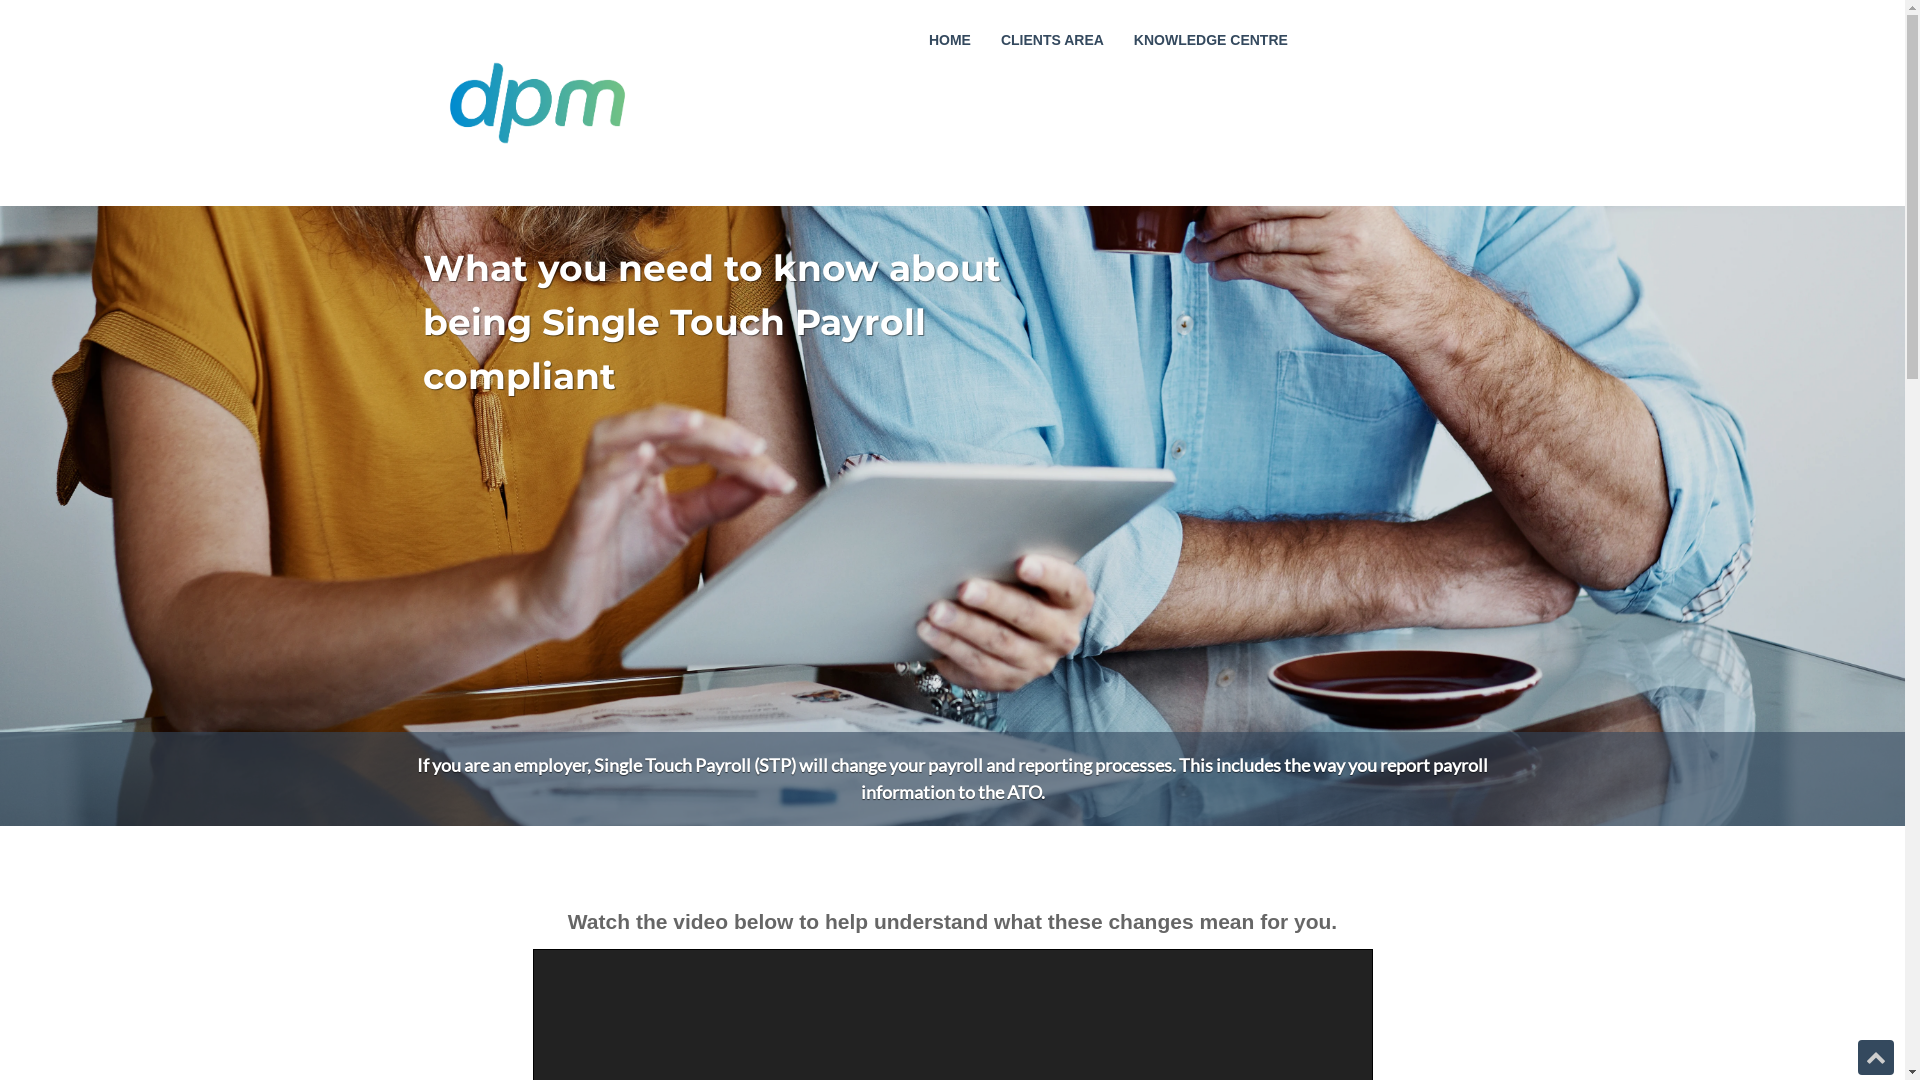  What do you see at coordinates (536, 103) in the screenshot?
I see `'DPM Logo'` at bounding box center [536, 103].